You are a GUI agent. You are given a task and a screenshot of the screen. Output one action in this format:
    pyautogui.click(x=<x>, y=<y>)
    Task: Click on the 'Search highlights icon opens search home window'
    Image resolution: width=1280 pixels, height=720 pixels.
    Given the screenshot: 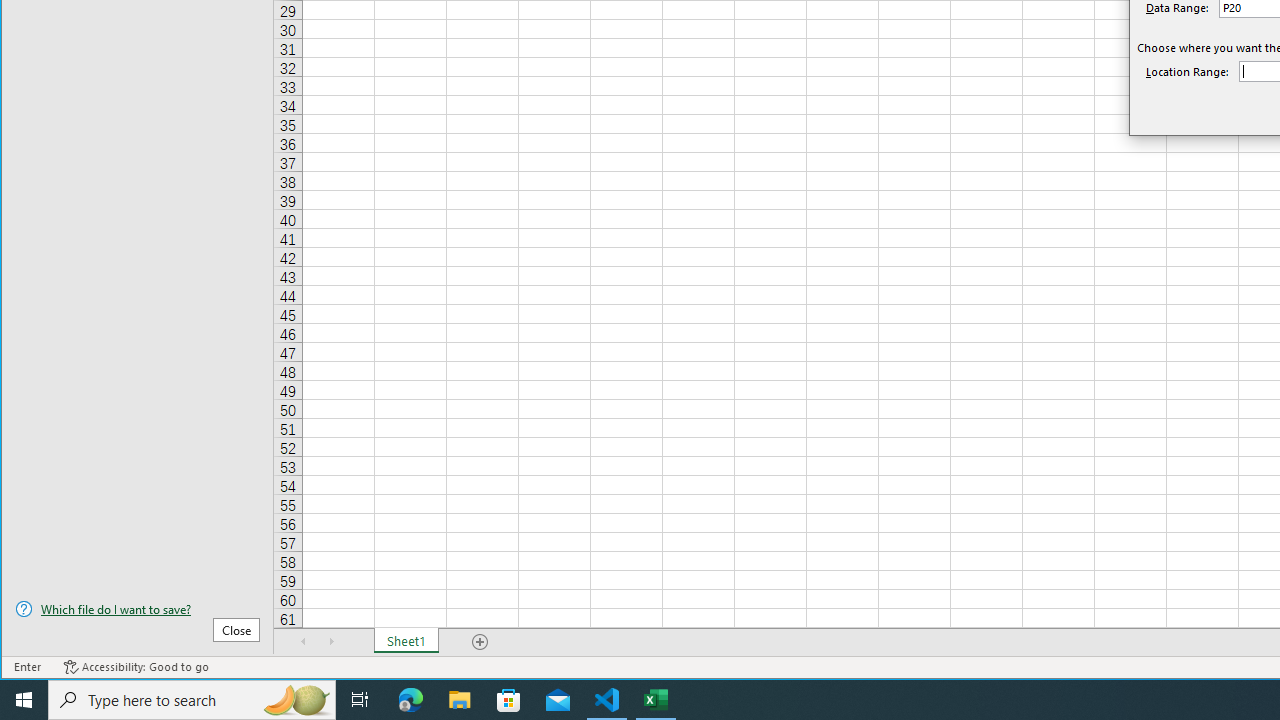 What is the action you would take?
    pyautogui.click(x=294, y=698)
    